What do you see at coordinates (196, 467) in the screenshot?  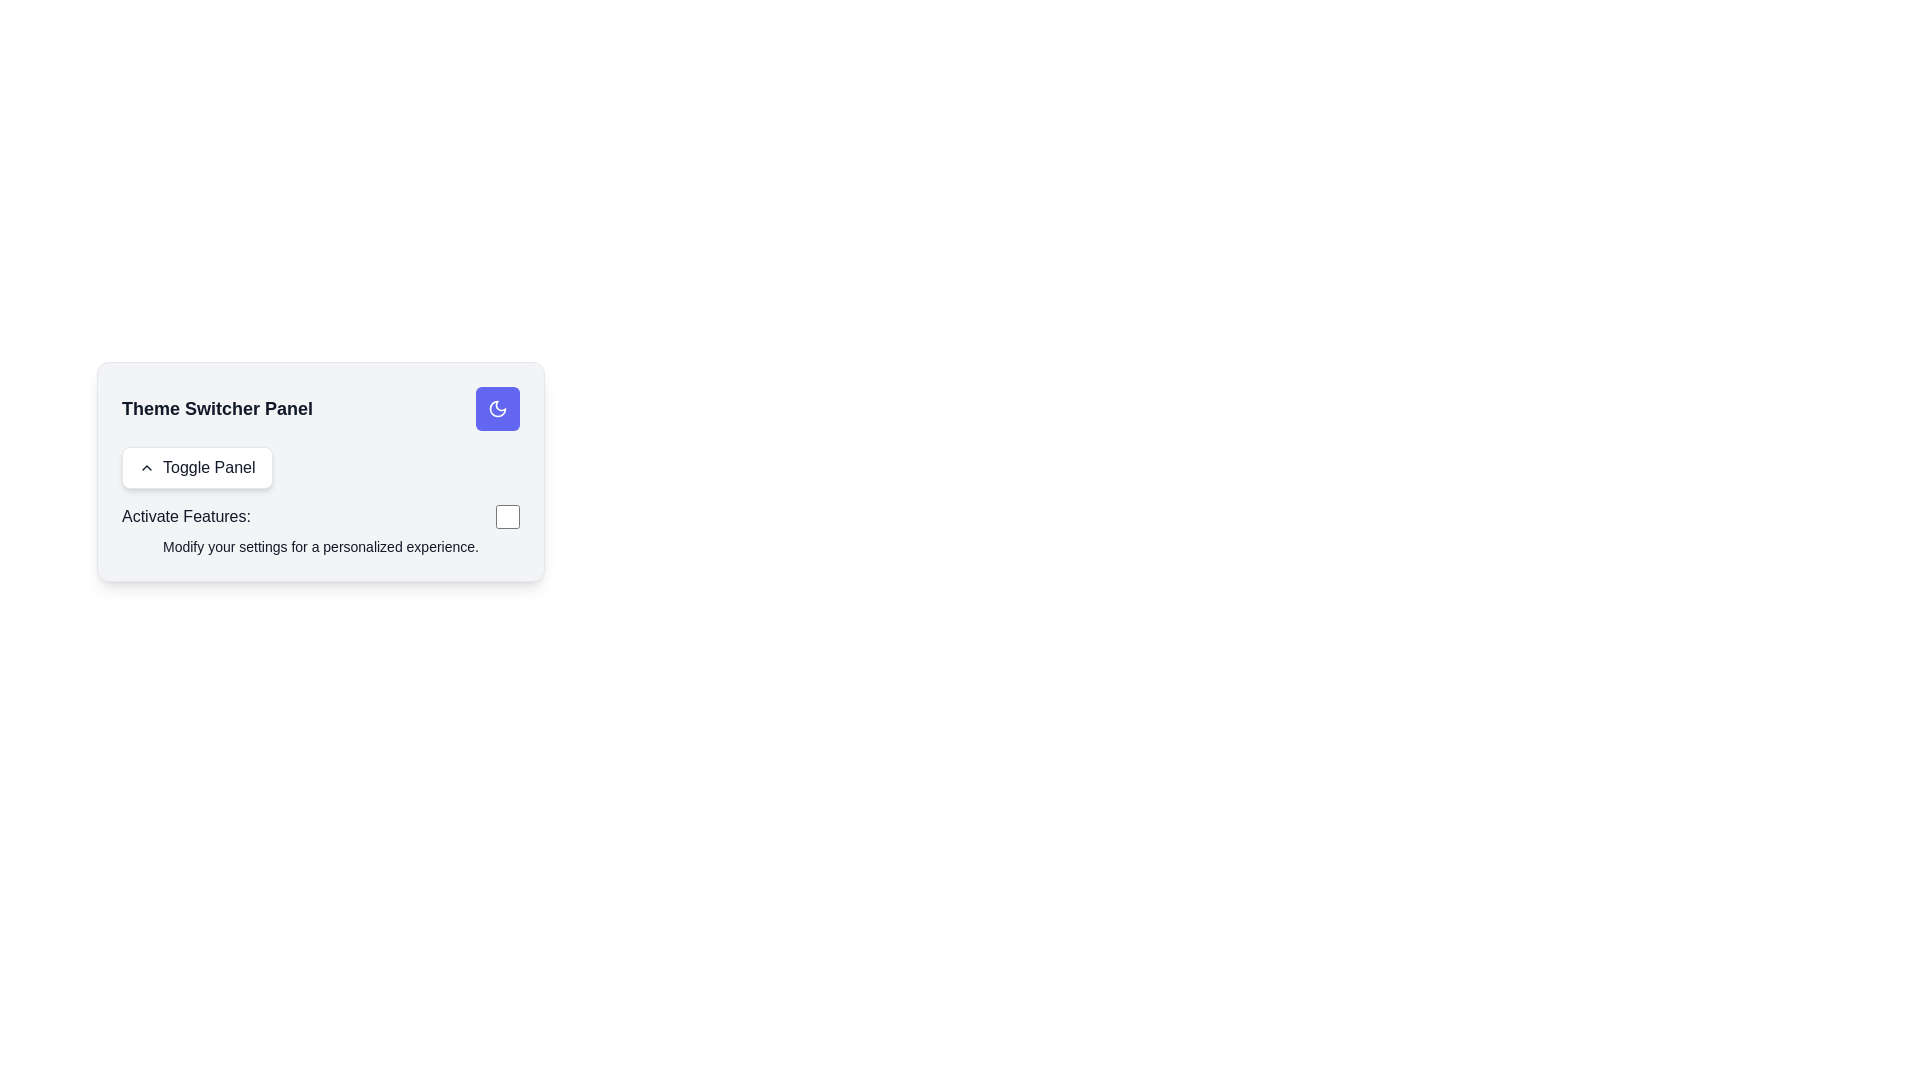 I see `the button located in the 'Theme Switcher Panel'` at bounding box center [196, 467].